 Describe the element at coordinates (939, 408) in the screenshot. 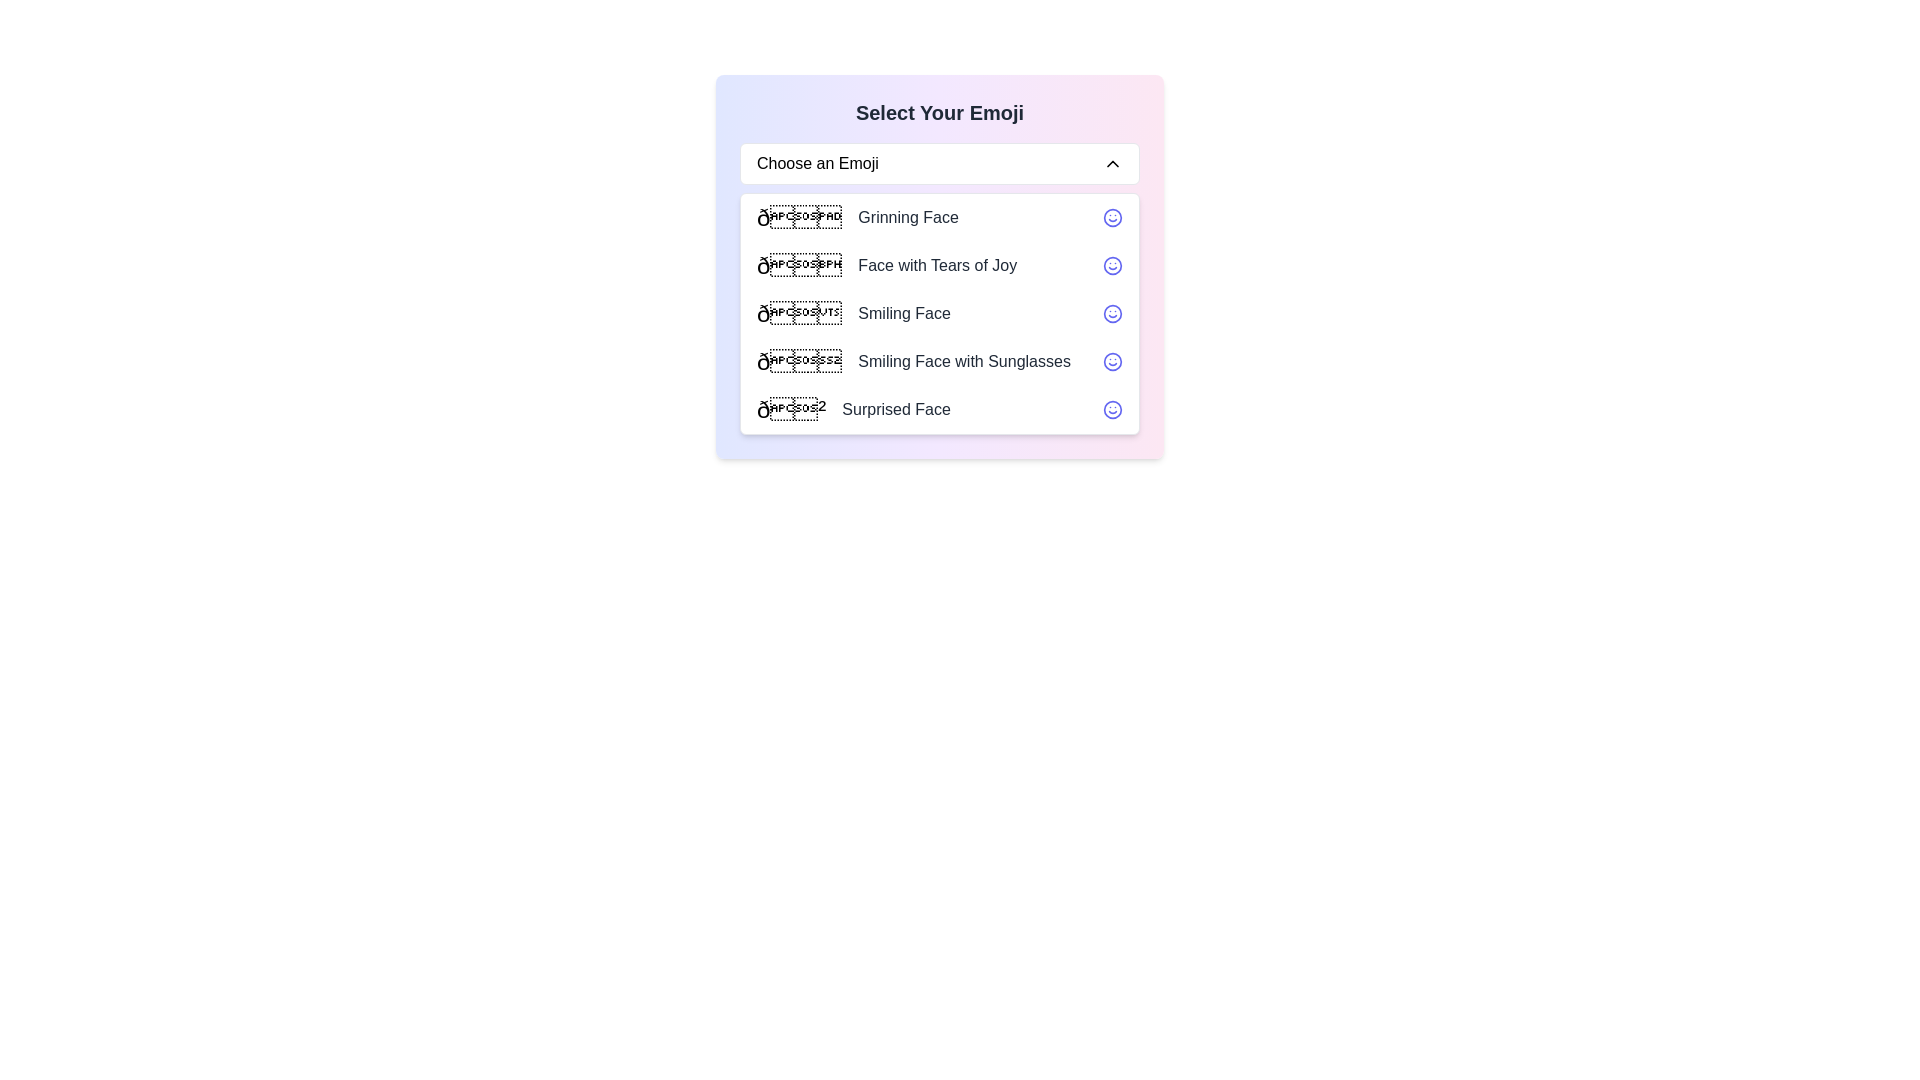

I see `the fifth item in the dropdown list, which features a left-aligned emoji icon and the text 'Surprised Face'` at that location.